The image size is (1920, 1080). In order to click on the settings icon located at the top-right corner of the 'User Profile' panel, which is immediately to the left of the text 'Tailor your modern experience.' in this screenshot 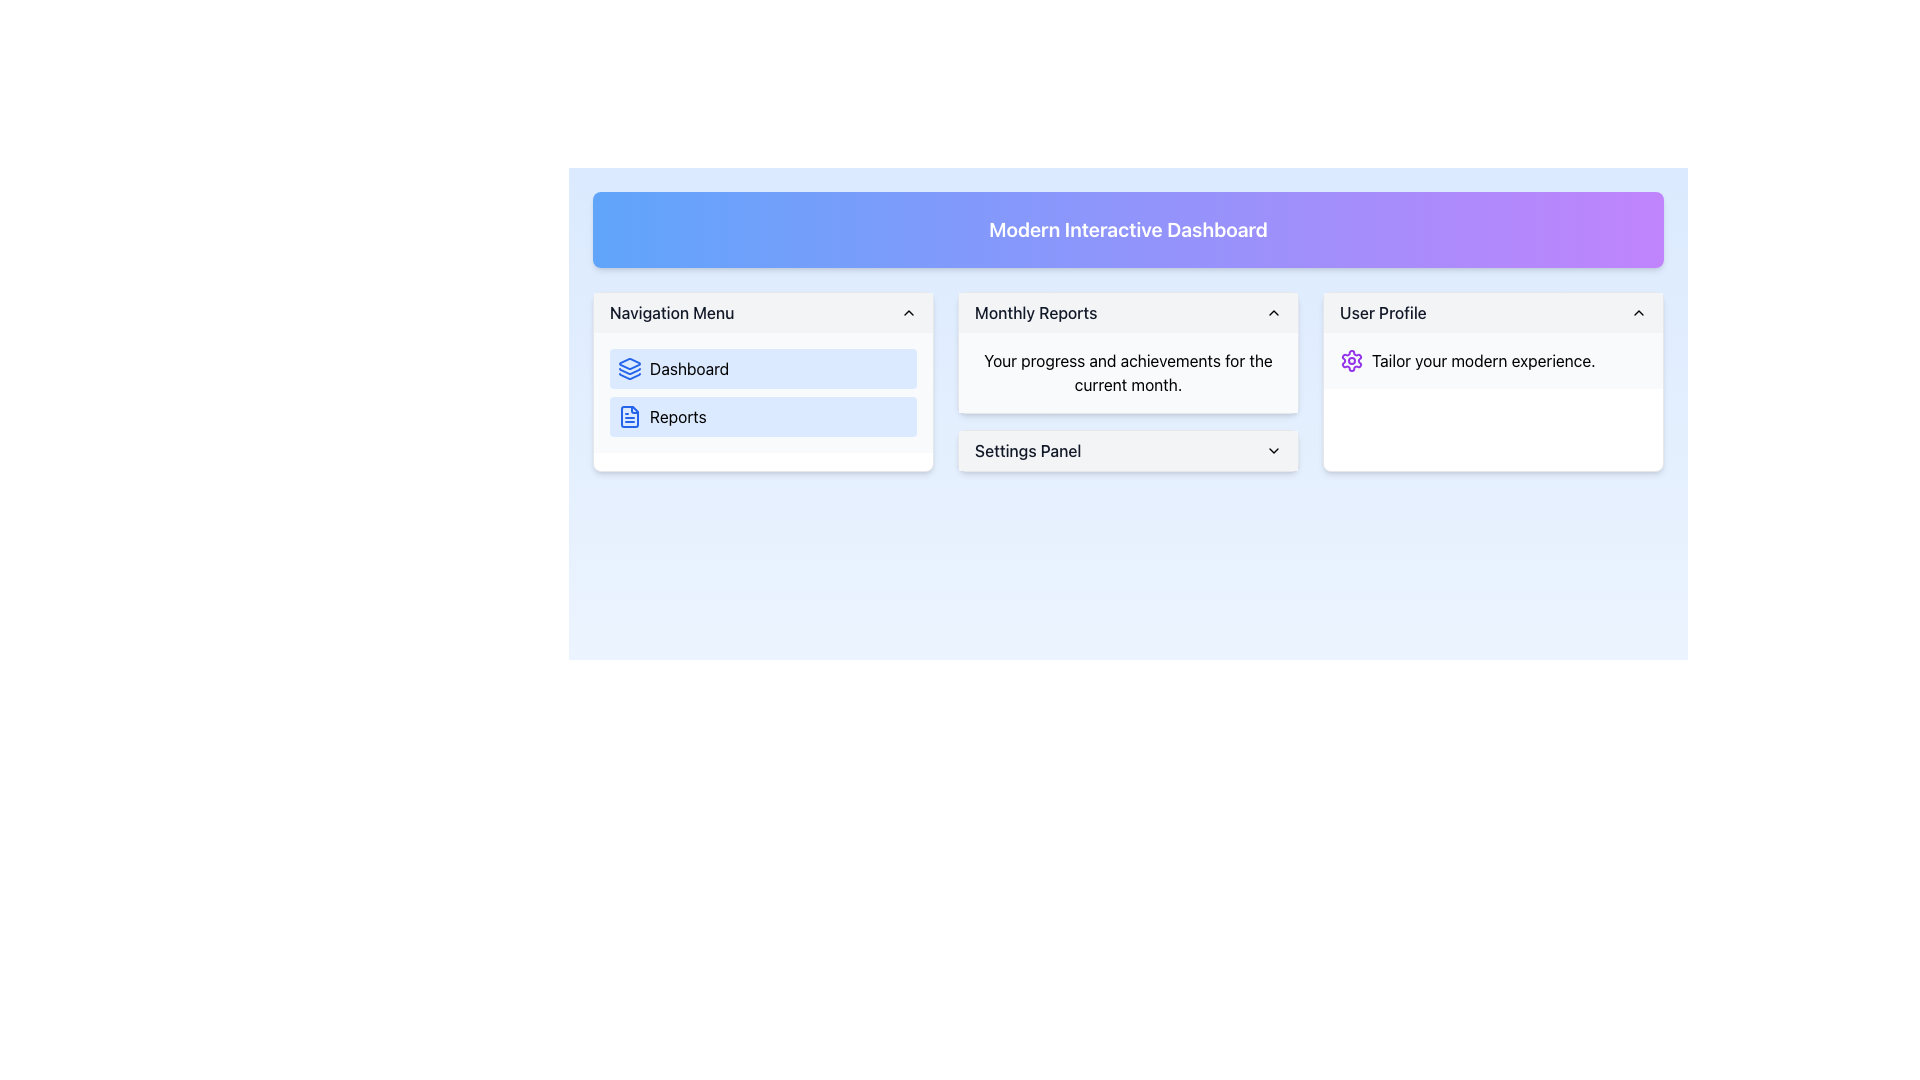, I will do `click(1352, 361)`.